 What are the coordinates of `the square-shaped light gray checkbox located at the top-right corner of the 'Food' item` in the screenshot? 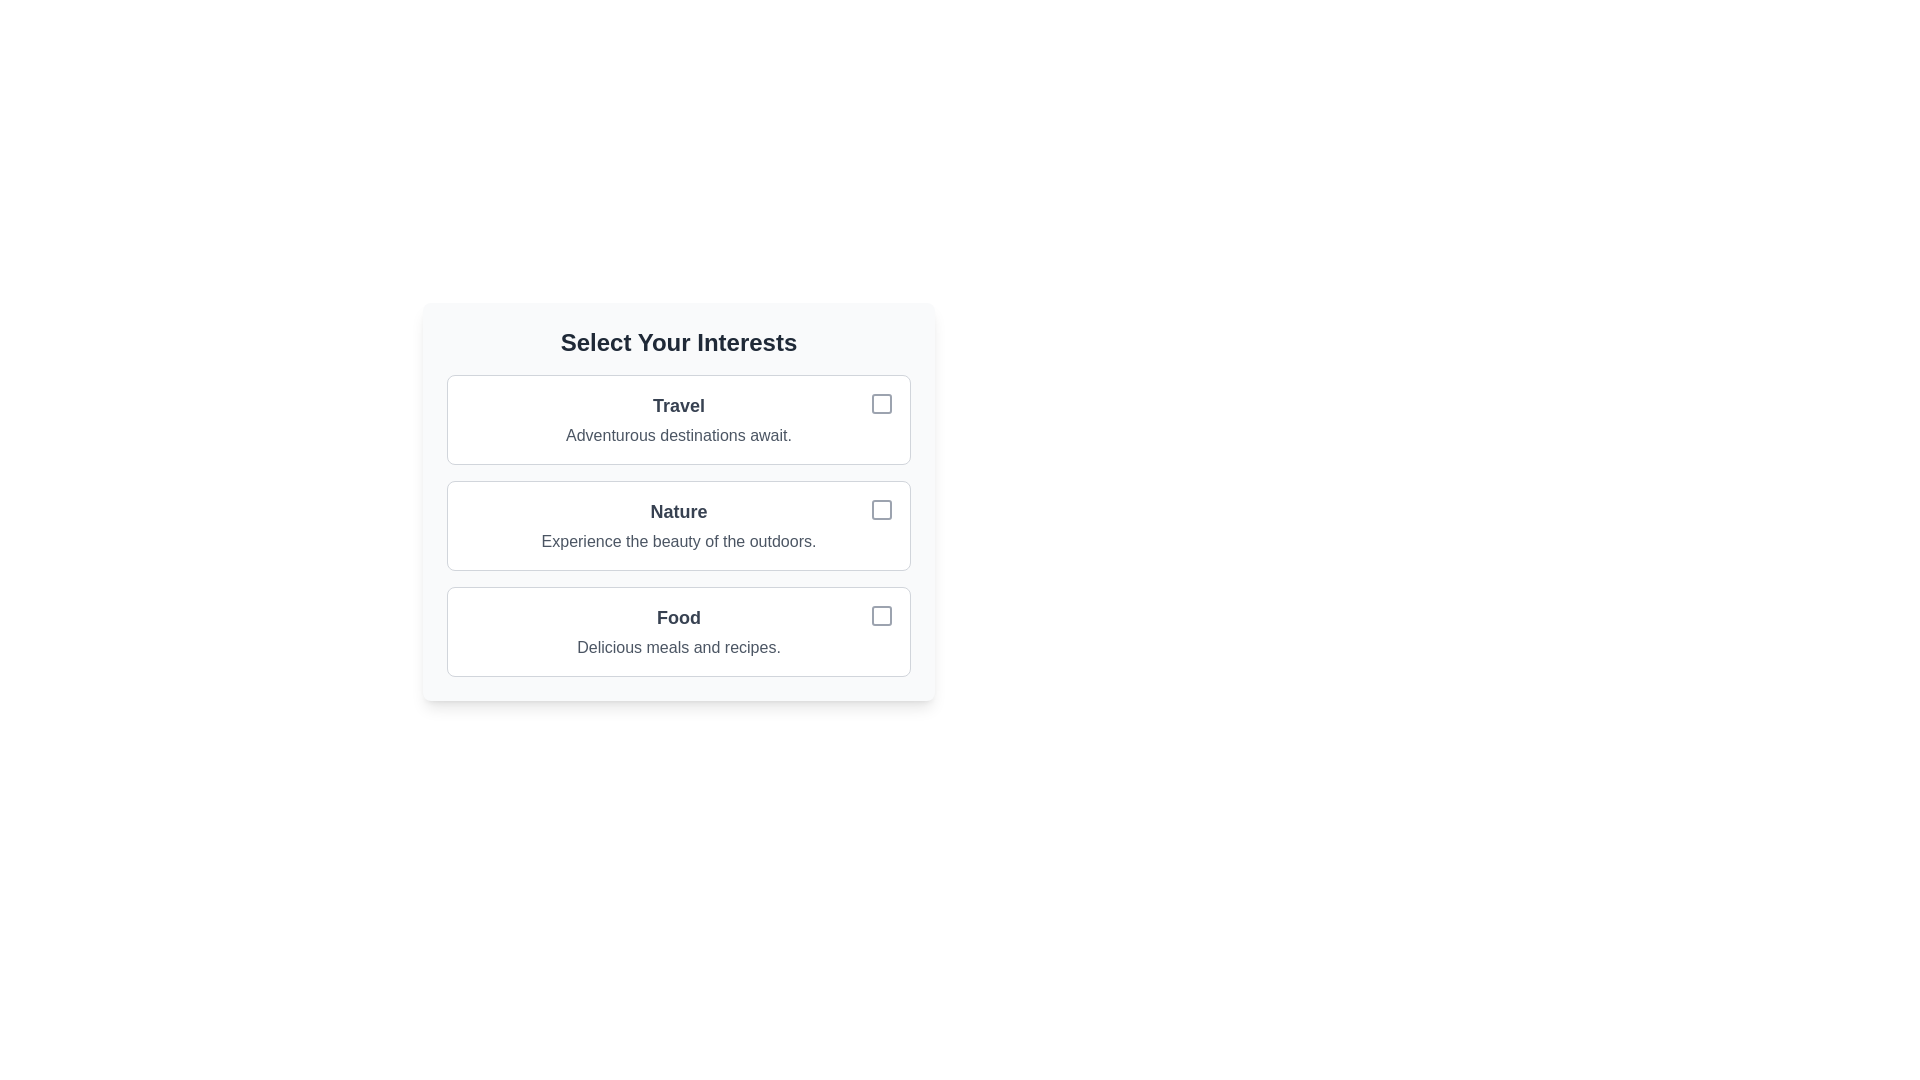 It's located at (881, 615).